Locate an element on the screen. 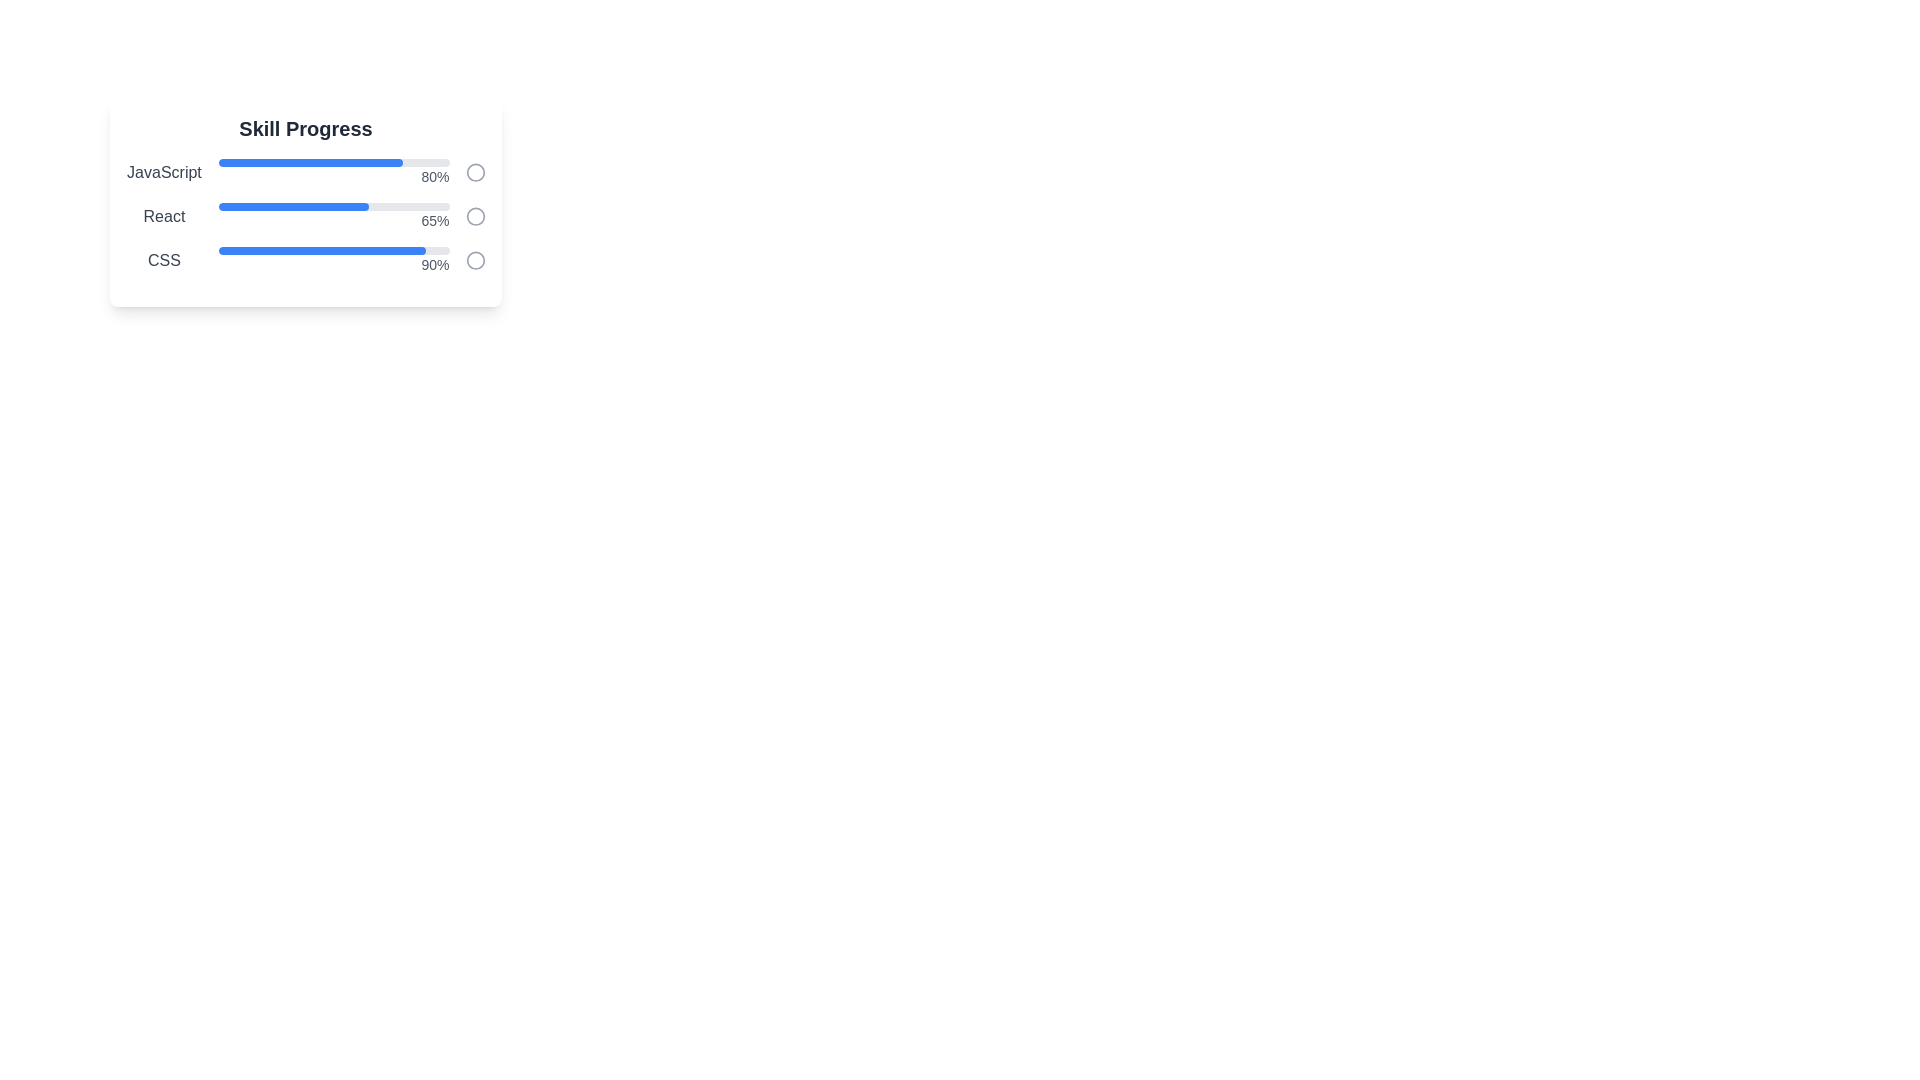 The image size is (1920, 1080). the text element labeled 'React', which is displayed in medium-weight, gray-colored font and is positioned between the 'JavaScript' and 'CSS' skill rows is located at coordinates (164, 216).